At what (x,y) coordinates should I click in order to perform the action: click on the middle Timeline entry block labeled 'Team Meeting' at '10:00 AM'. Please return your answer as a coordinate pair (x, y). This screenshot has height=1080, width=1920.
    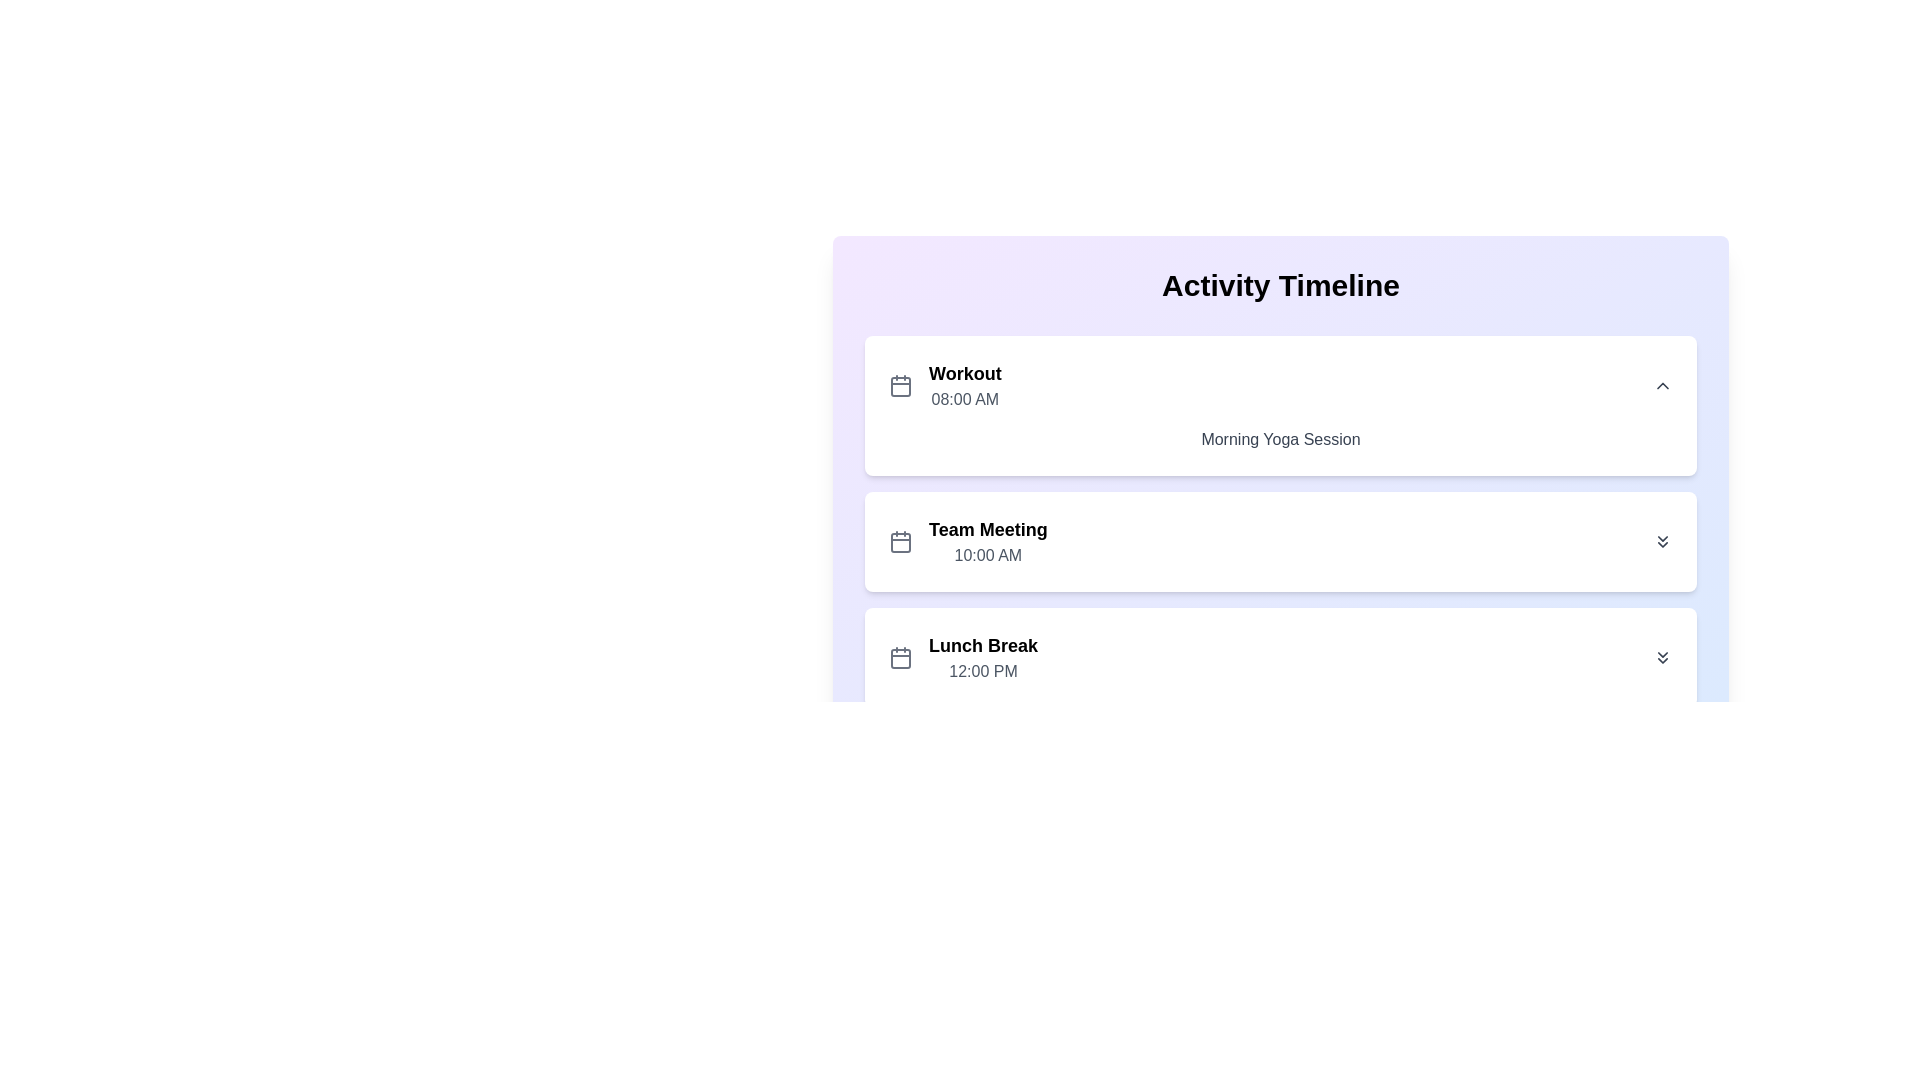
    Looking at the image, I should click on (1281, 520).